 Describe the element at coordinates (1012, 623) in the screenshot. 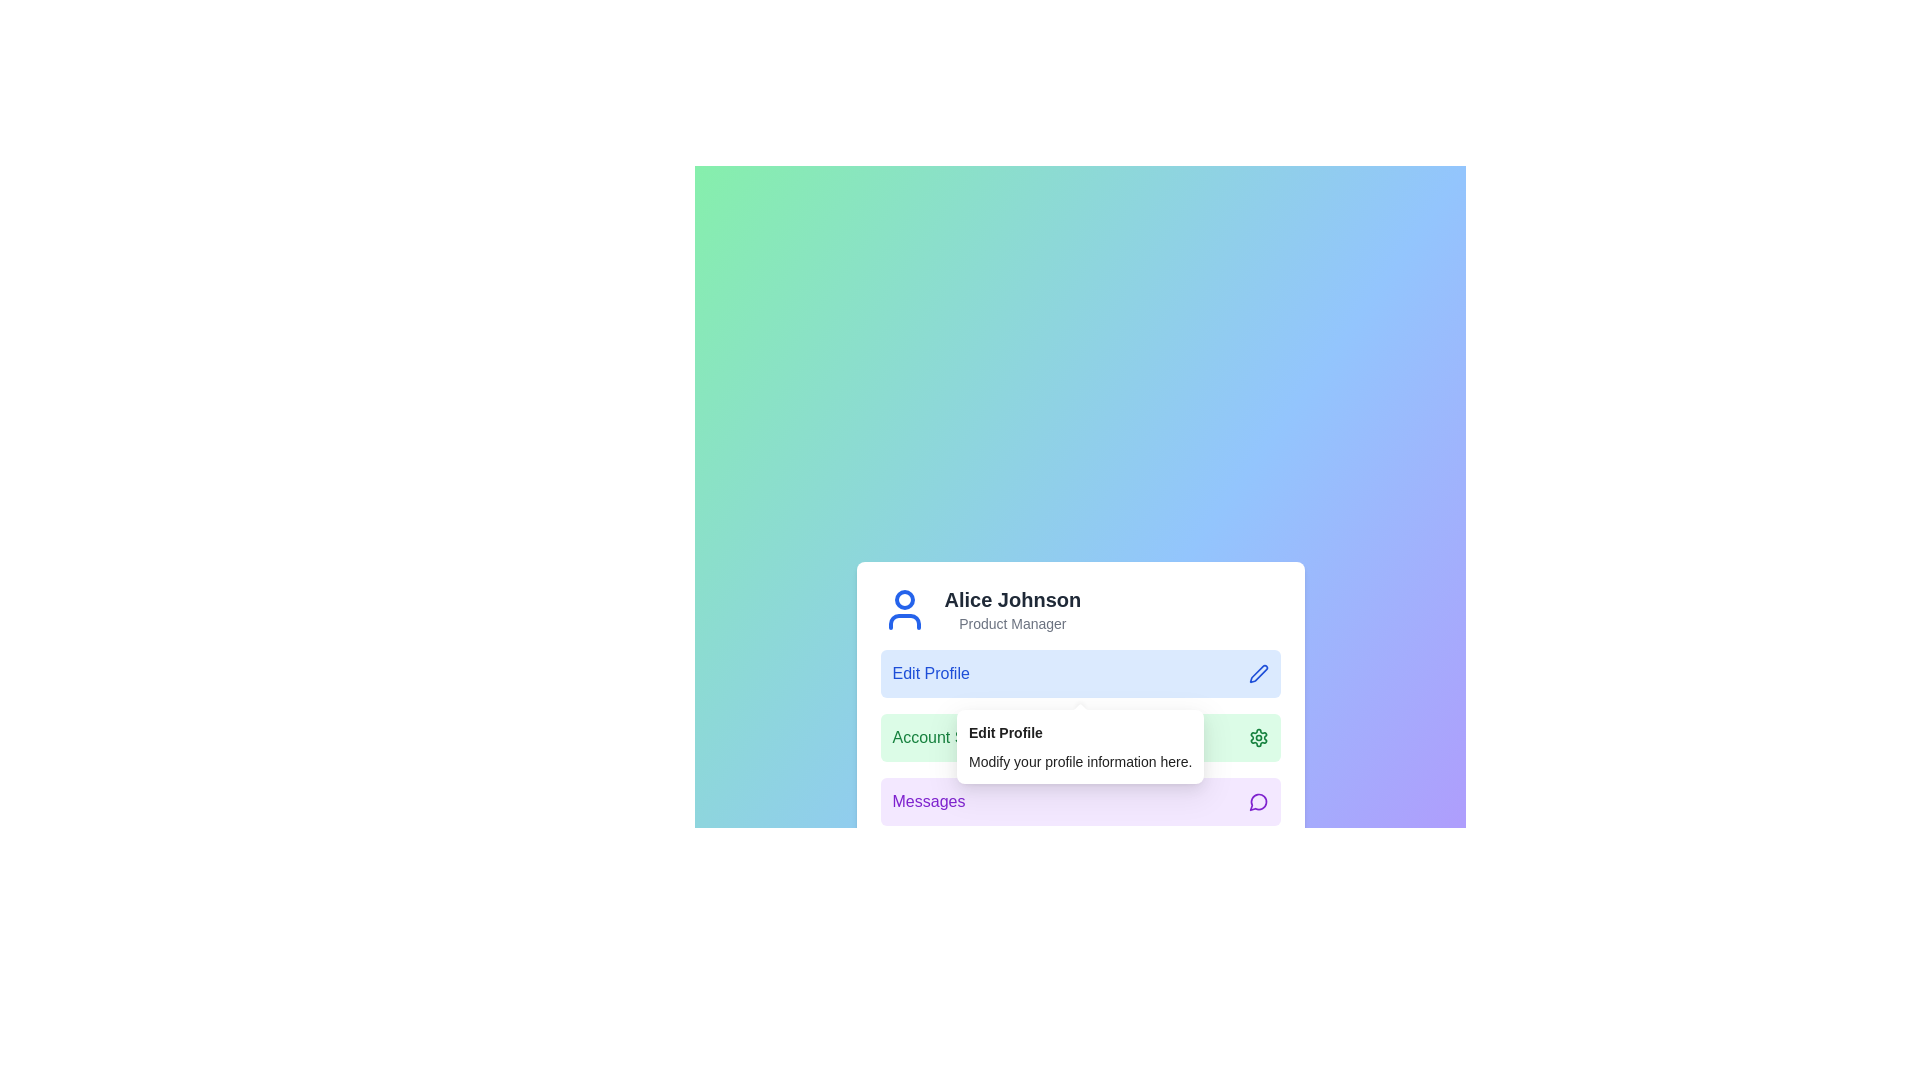

I see `the text label displaying the job title 'Product Manager' for the individual 'Alice Johnson', which is located beneath the name header in the profile card component` at that location.